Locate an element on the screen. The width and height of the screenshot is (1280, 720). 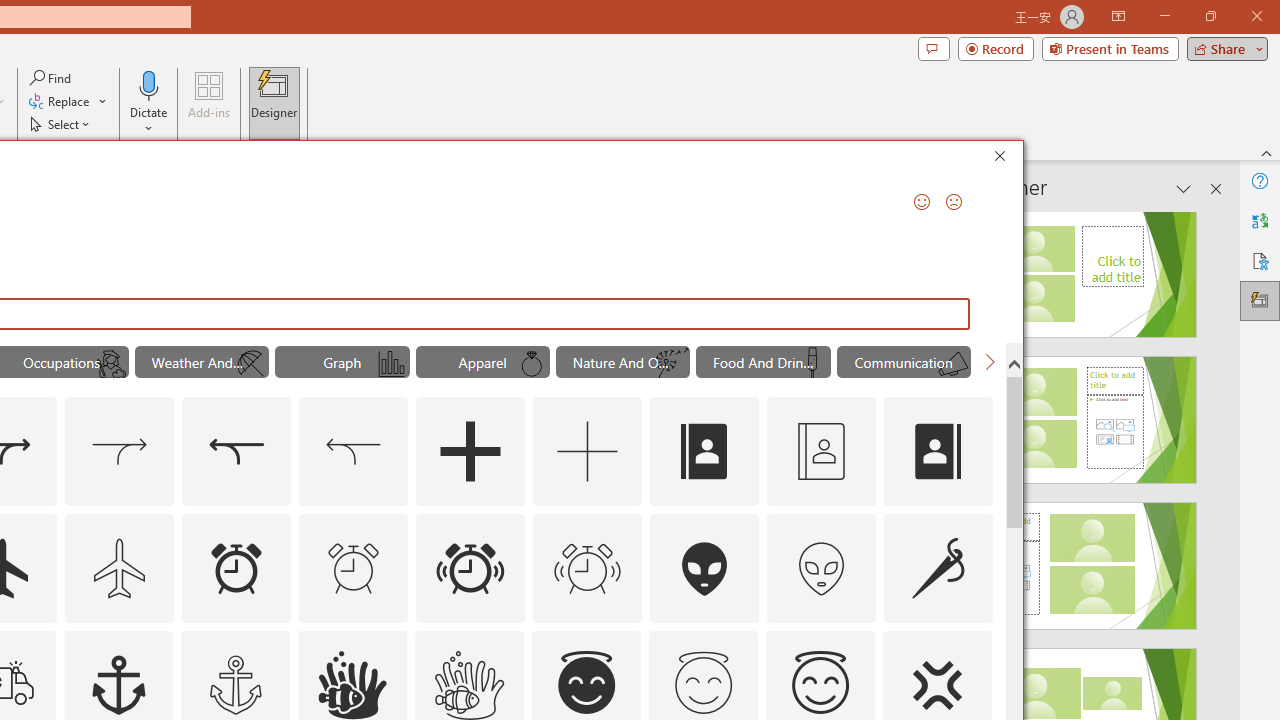
'AutomationID: Icons_ArtistFemale_M' is located at coordinates (110, 364).